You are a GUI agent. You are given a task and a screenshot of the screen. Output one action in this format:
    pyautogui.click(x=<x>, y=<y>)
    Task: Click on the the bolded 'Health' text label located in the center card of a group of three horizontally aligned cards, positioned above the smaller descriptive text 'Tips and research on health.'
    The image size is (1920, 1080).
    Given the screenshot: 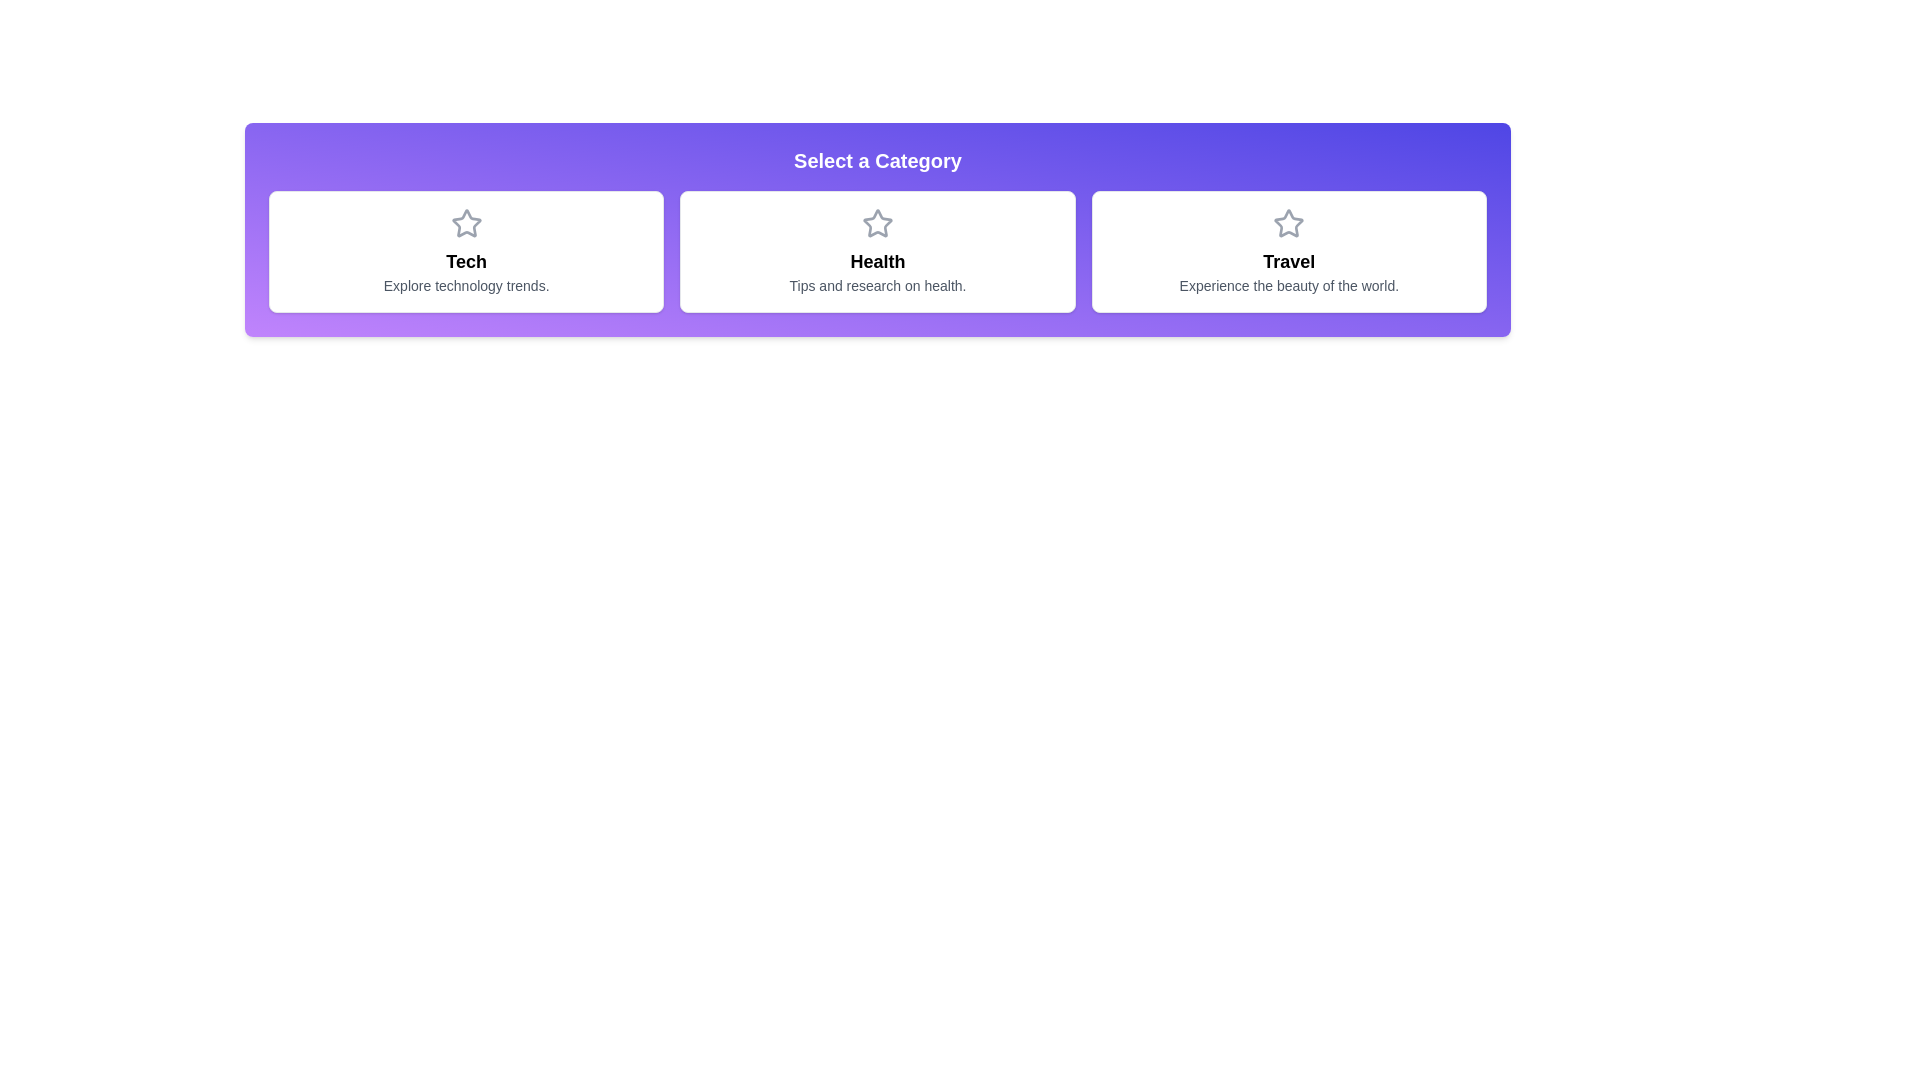 What is the action you would take?
    pyautogui.click(x=878, y=261)
    